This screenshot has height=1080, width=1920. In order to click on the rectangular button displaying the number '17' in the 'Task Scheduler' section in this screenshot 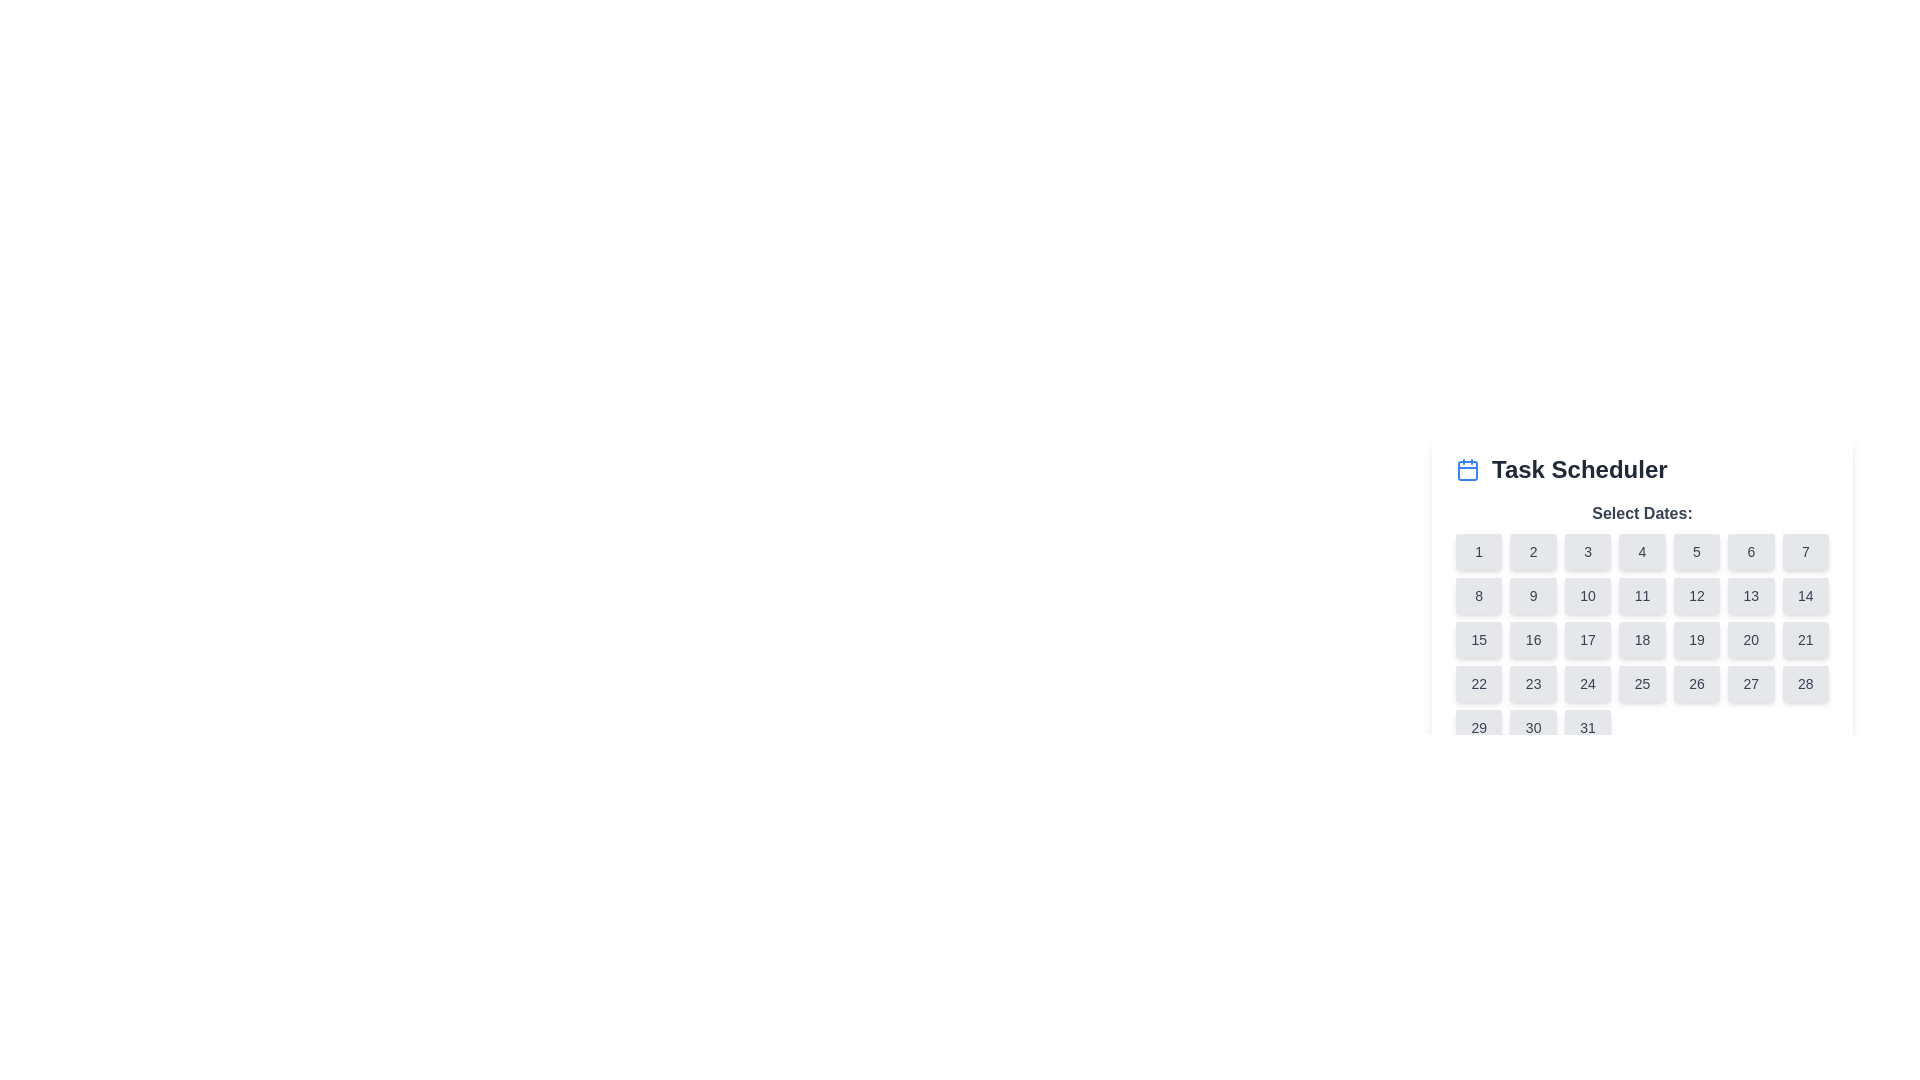, I will do `click(1587, 640)`.